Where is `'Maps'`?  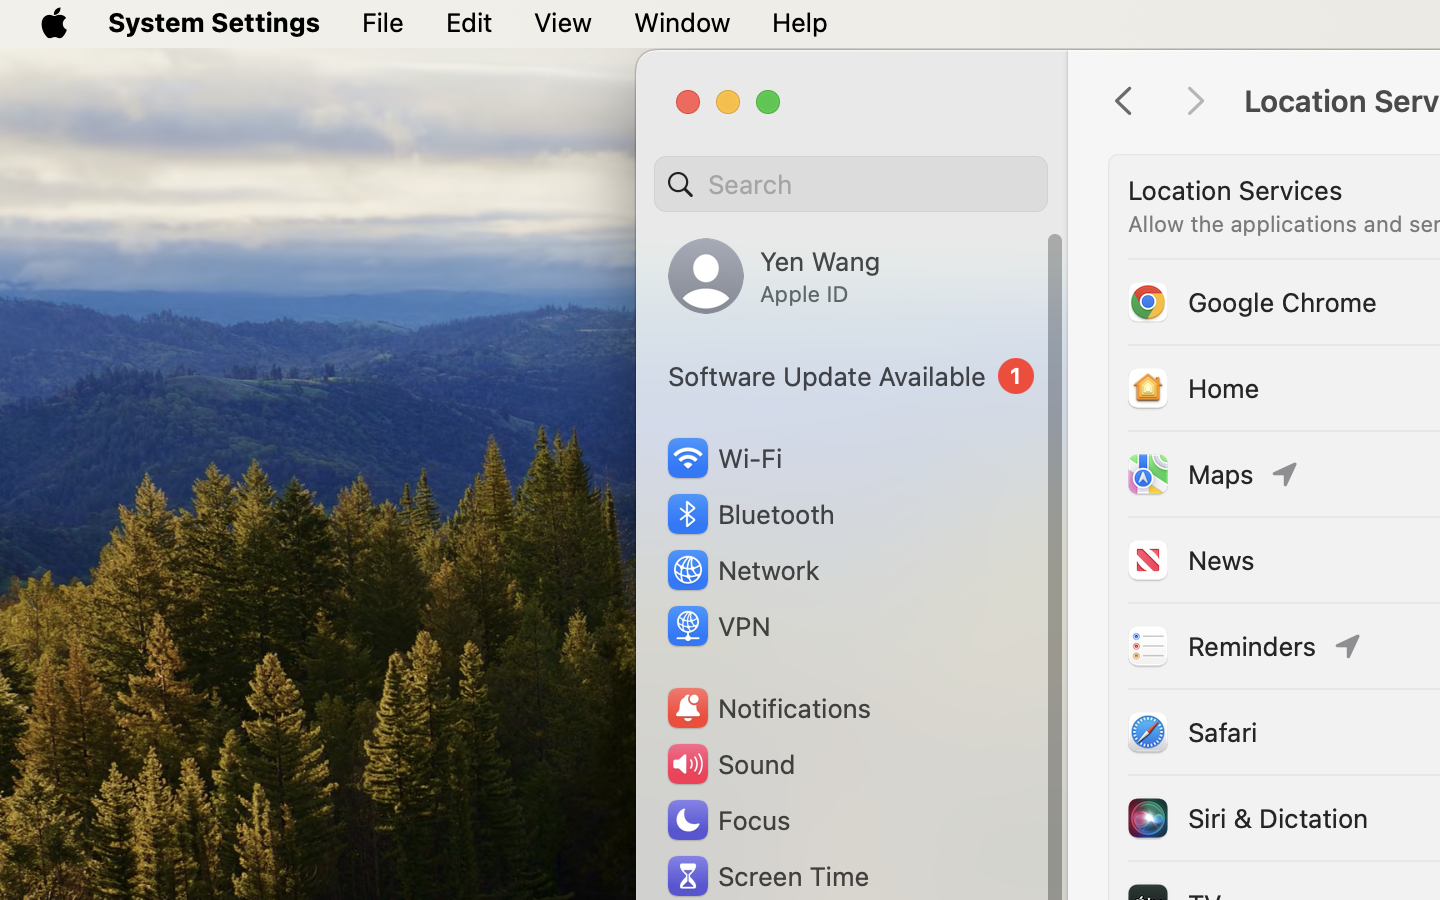
'Maps' is located at coordinates (1189, 473).